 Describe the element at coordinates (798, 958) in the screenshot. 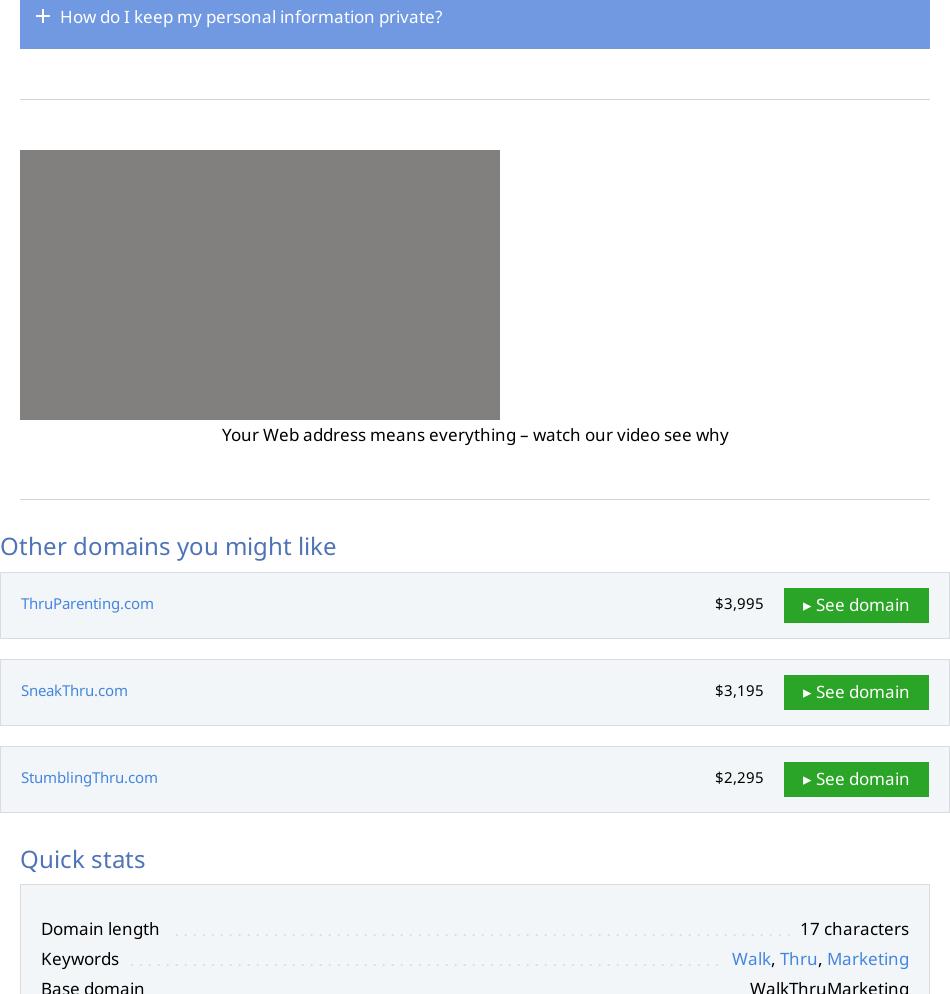

I see `'Thru'` at that location.